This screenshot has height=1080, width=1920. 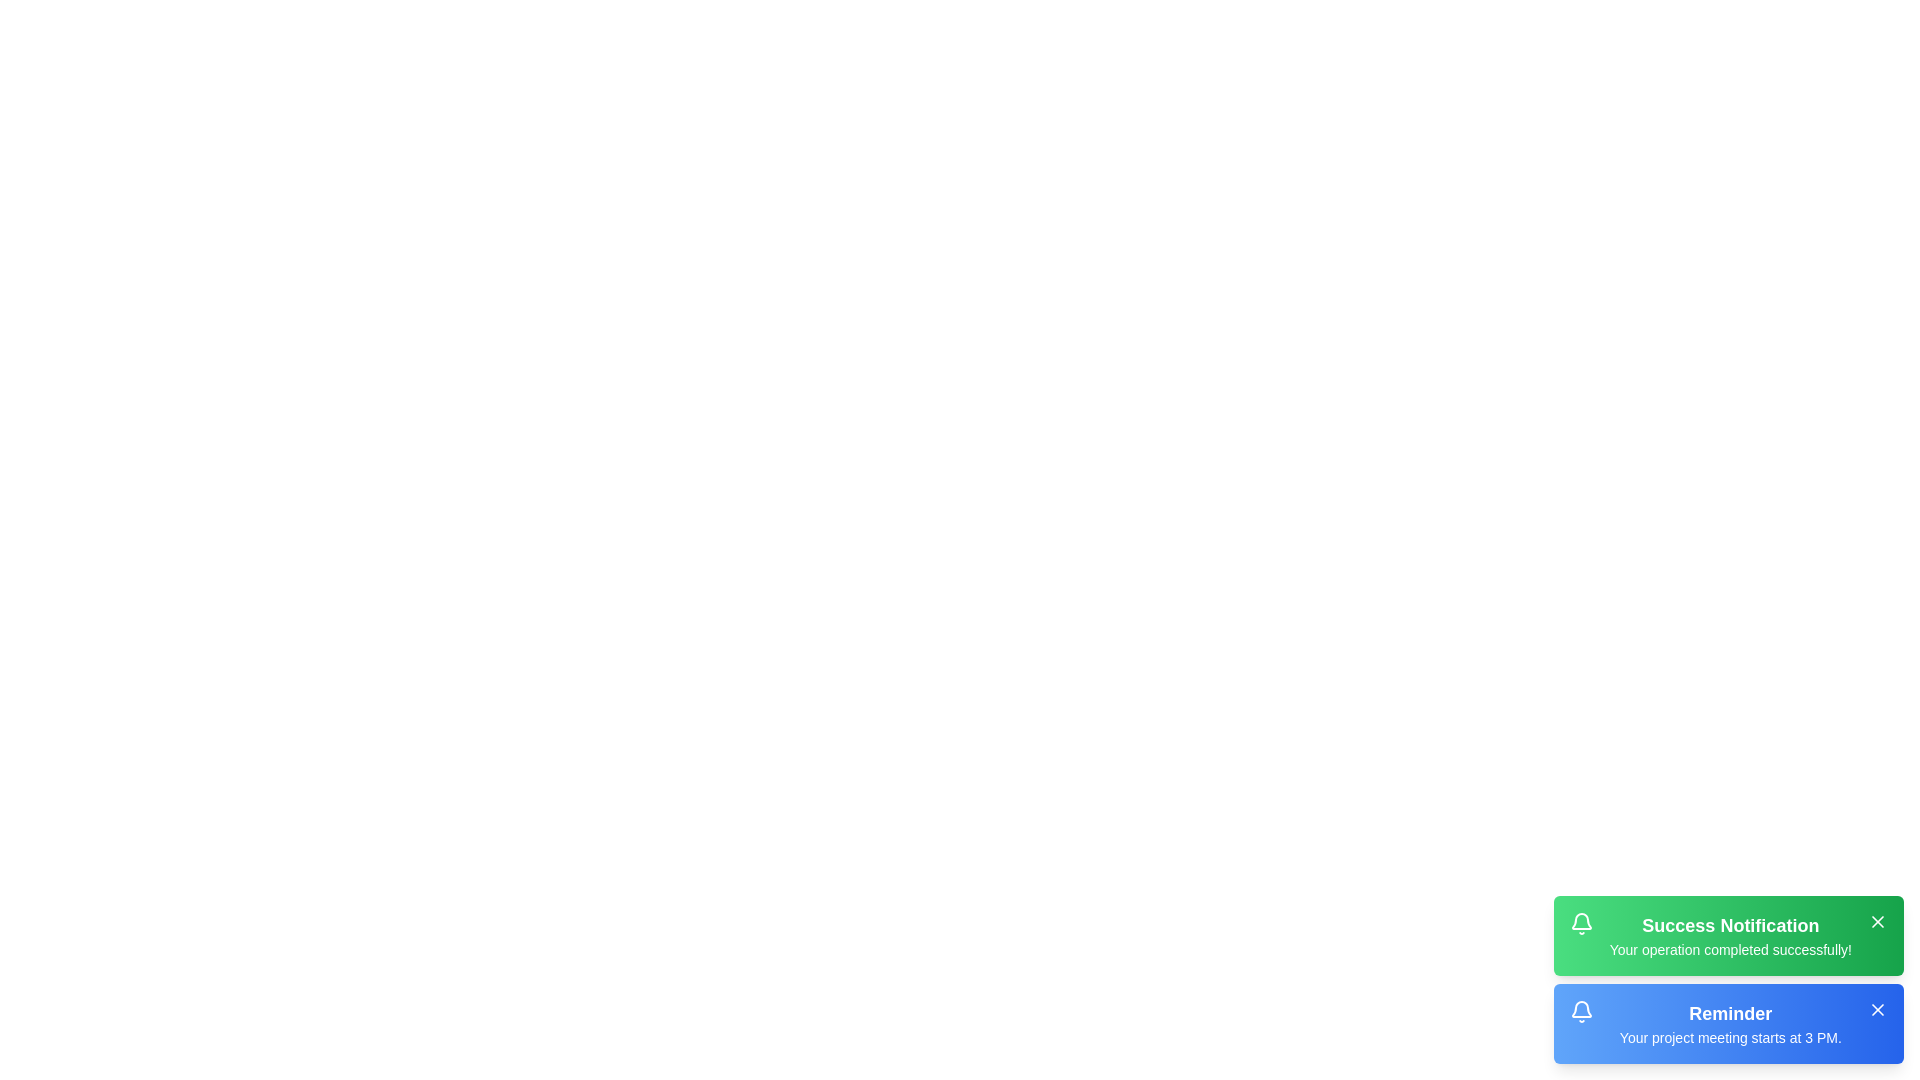 I want to click on close button for the notification titled 'Reminder', so click(x=1876, y=1010).